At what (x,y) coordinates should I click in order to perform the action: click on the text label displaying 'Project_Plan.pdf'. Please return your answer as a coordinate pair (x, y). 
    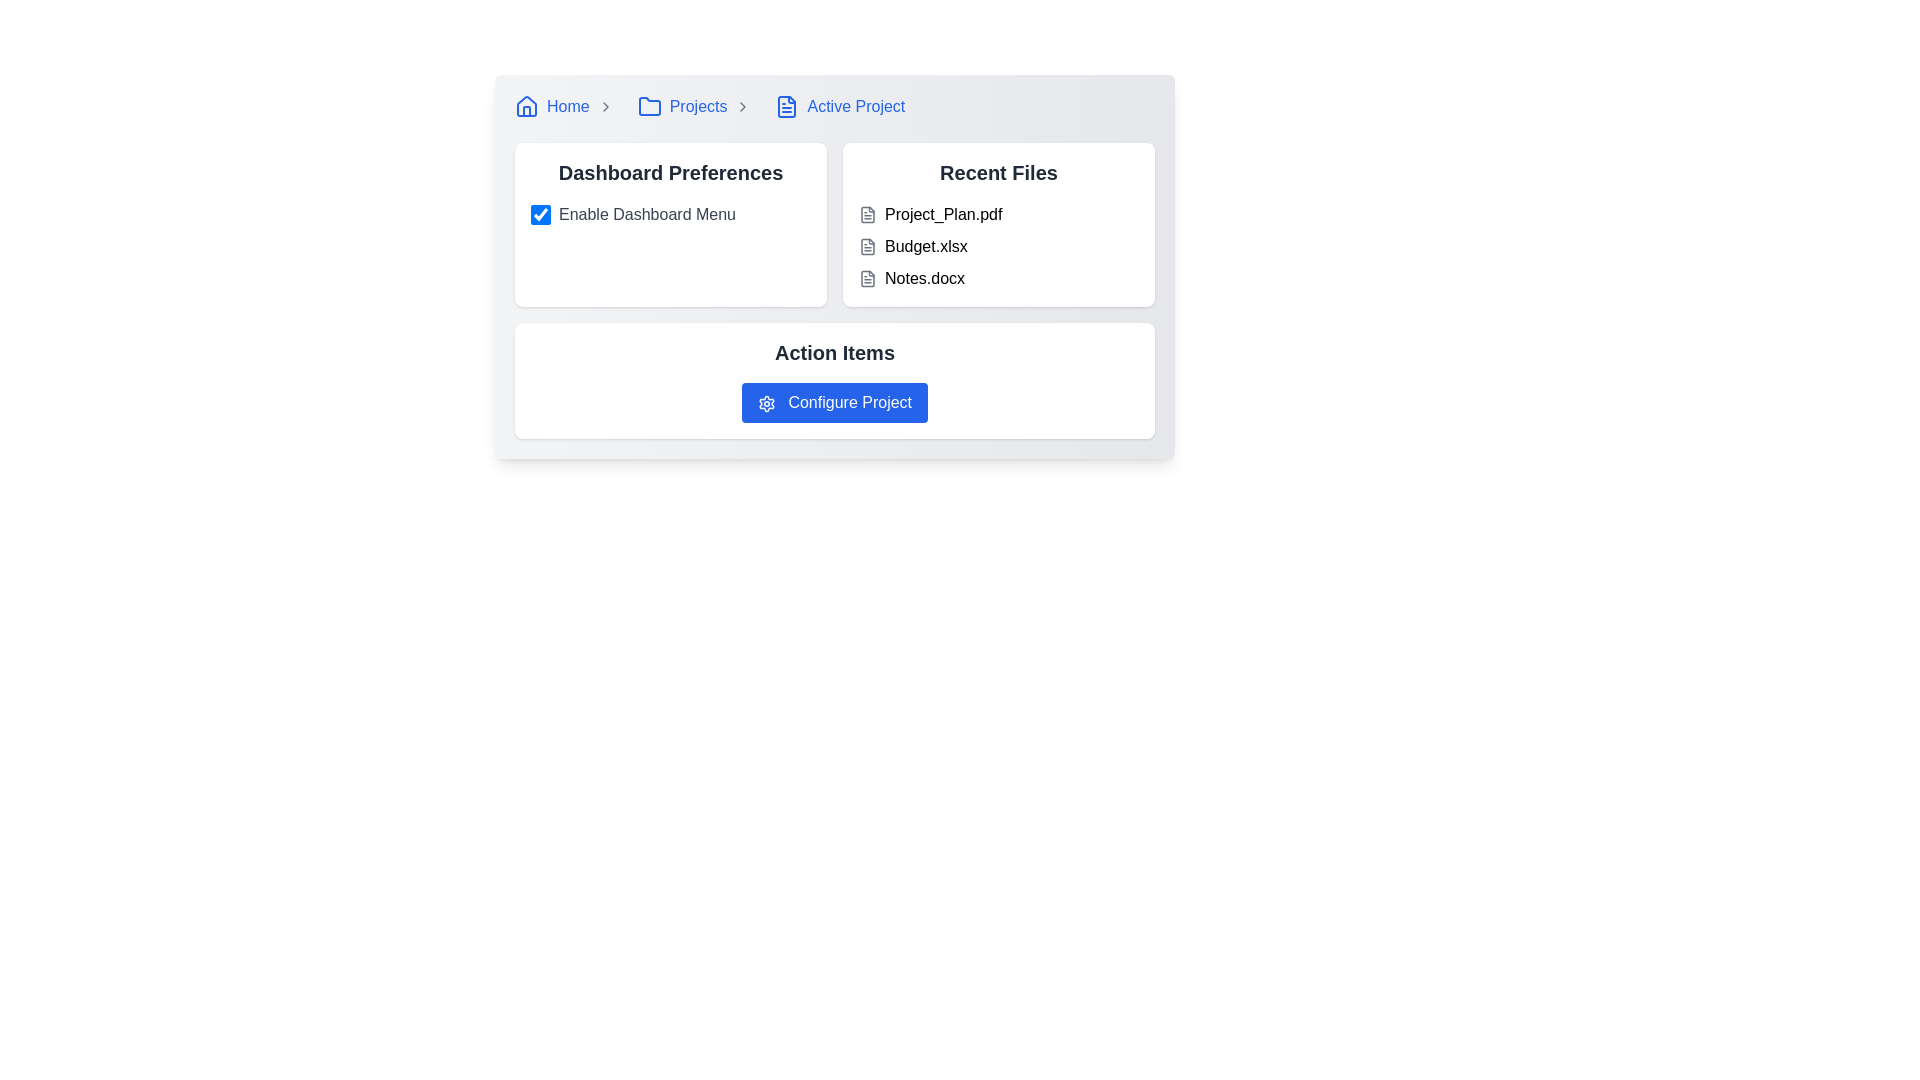
    Looking at the image, I should click on (998, 215).